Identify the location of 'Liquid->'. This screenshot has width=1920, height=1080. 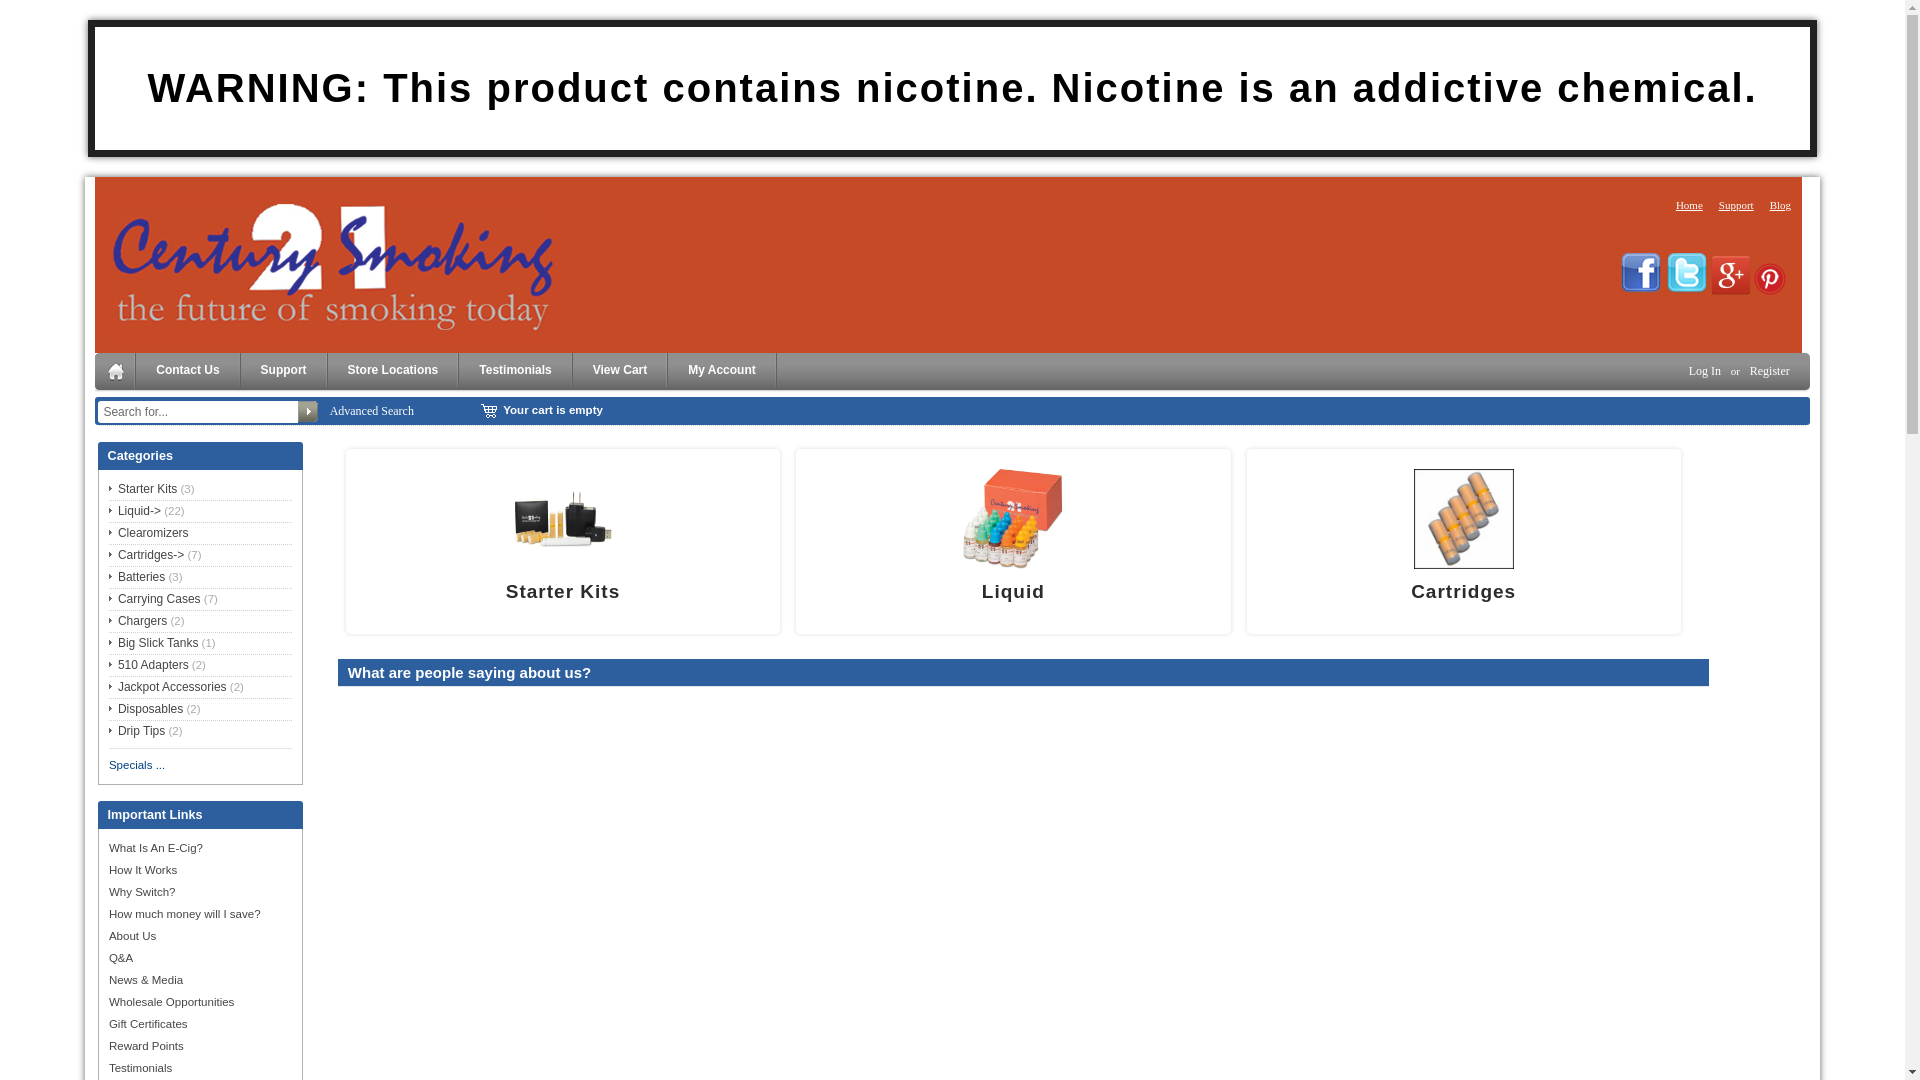
(133, 509).